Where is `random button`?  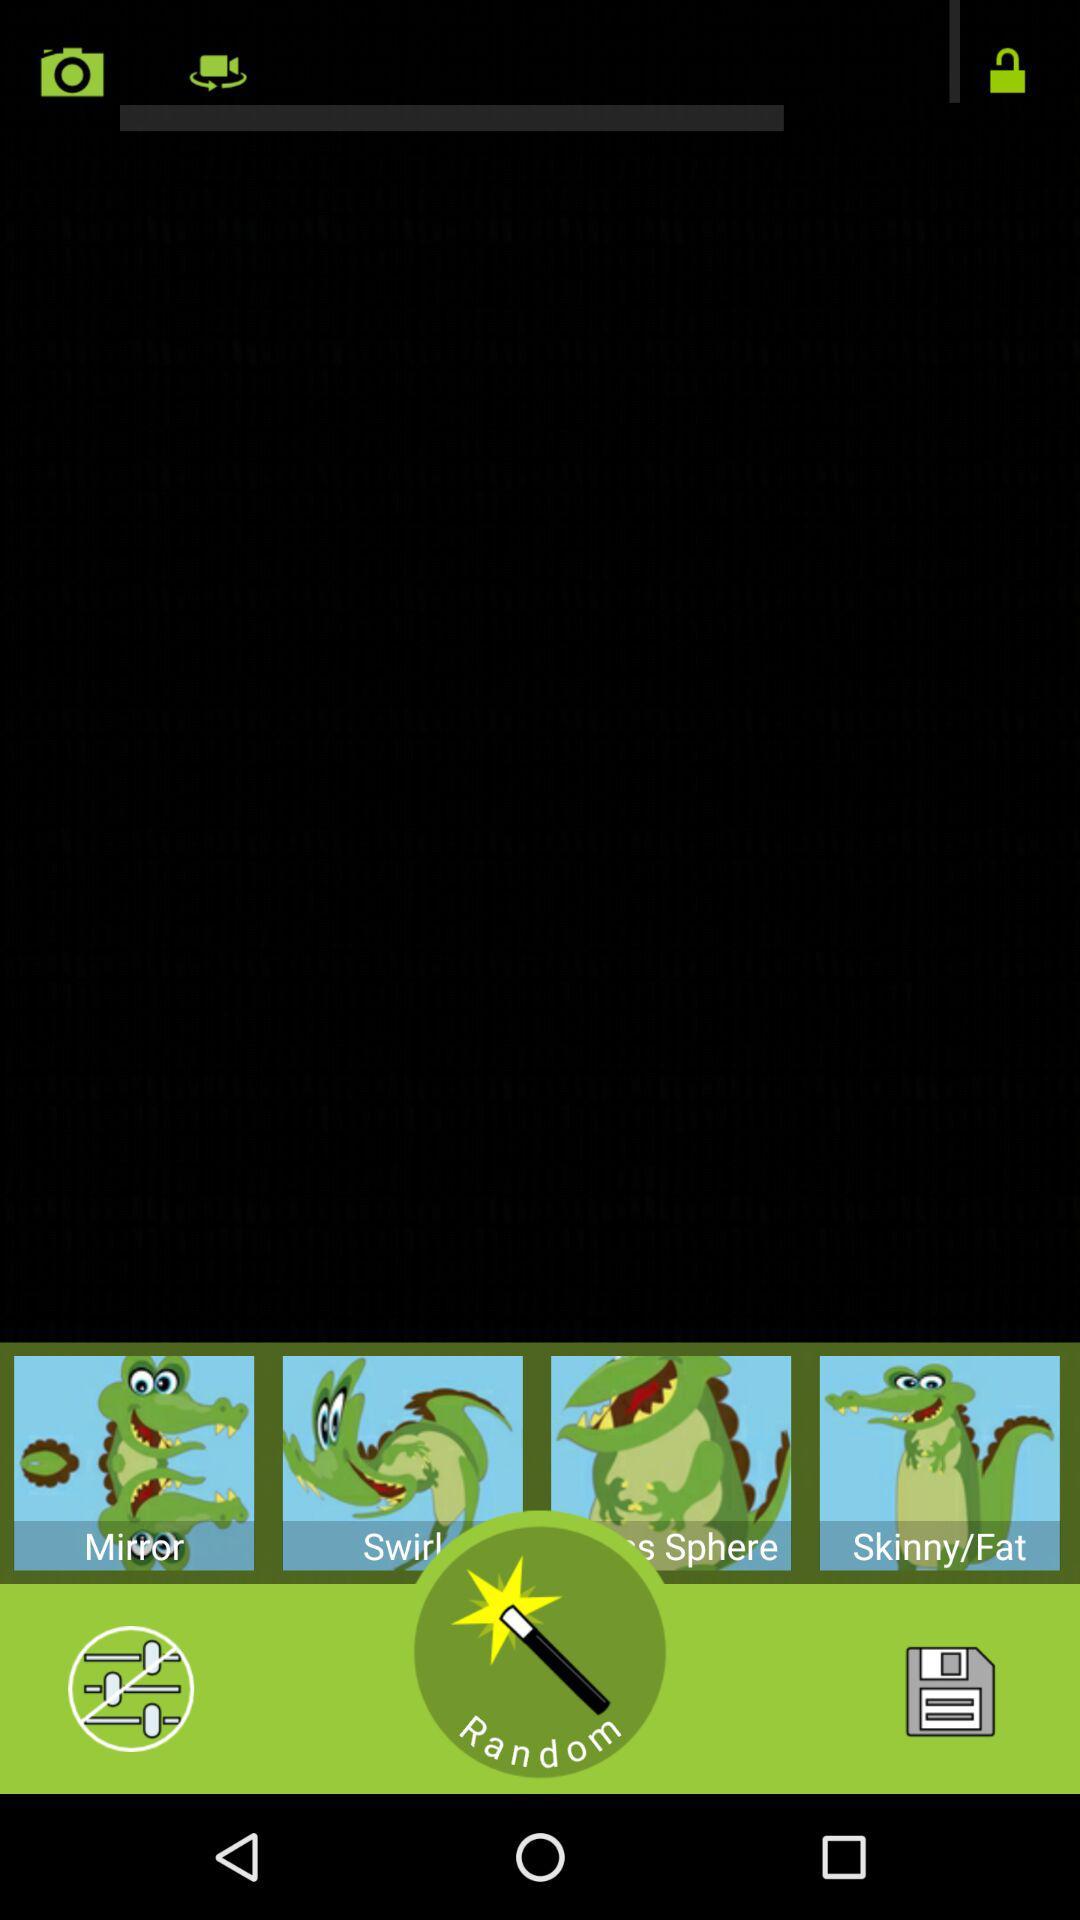 random button is located at coordinates (540, 1652).